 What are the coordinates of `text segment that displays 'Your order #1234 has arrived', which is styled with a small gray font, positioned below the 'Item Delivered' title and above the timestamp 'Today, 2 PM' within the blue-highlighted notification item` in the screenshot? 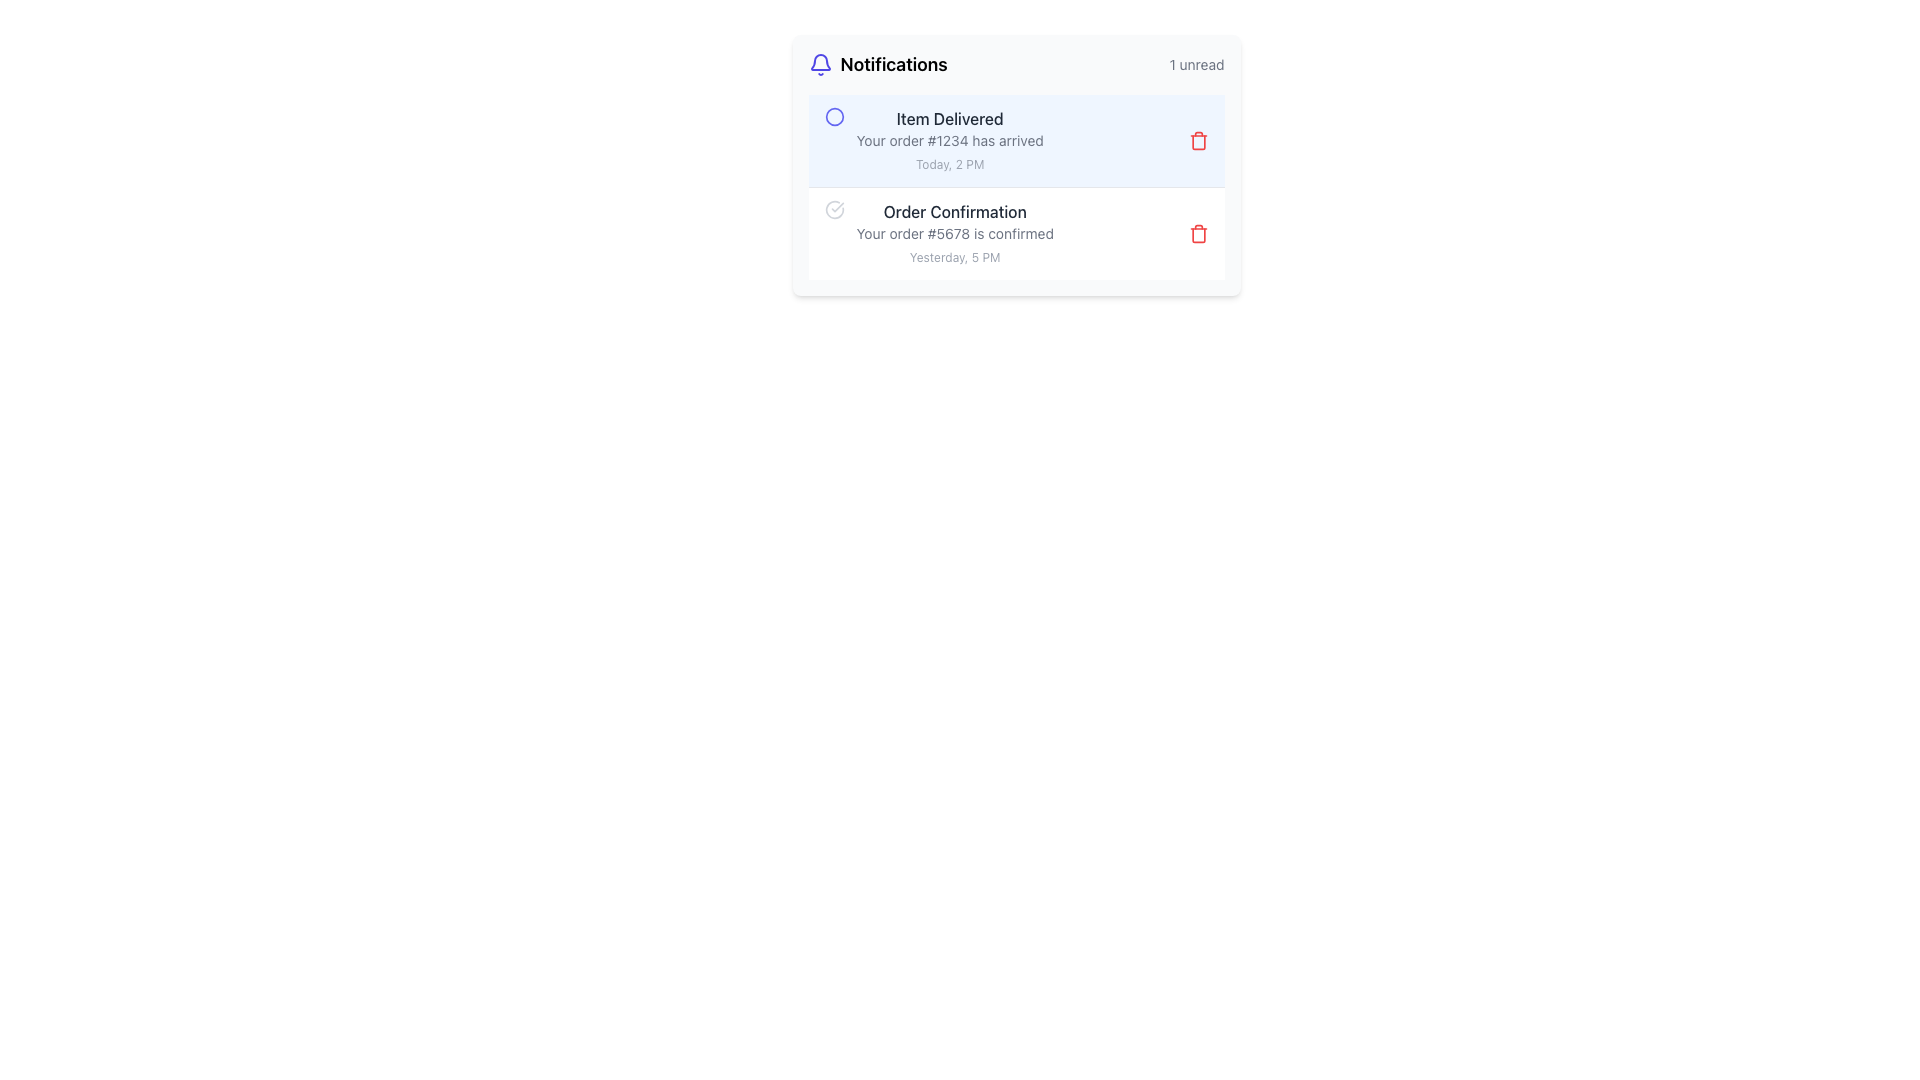 It's located at (949, 140).